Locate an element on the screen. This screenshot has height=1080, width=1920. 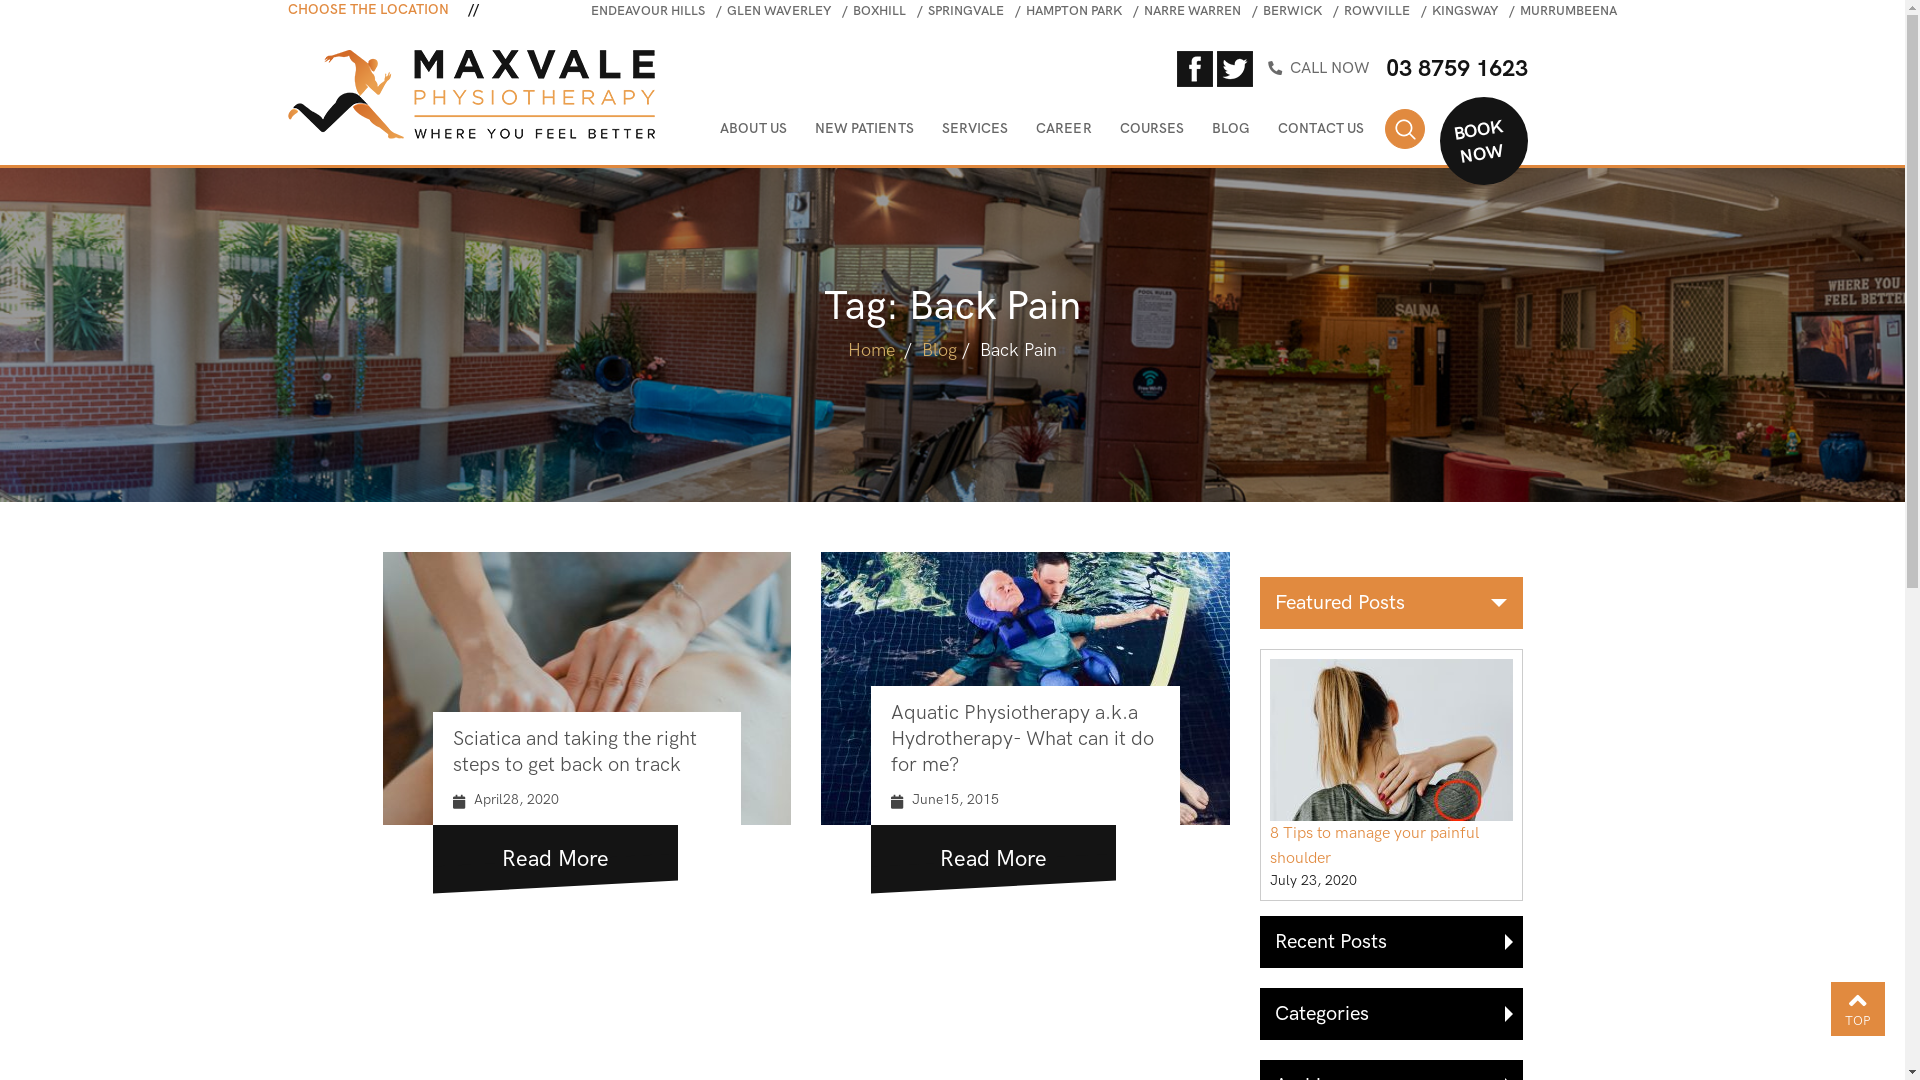
'ROWVILLE' is located at coordinates (1376, 11).